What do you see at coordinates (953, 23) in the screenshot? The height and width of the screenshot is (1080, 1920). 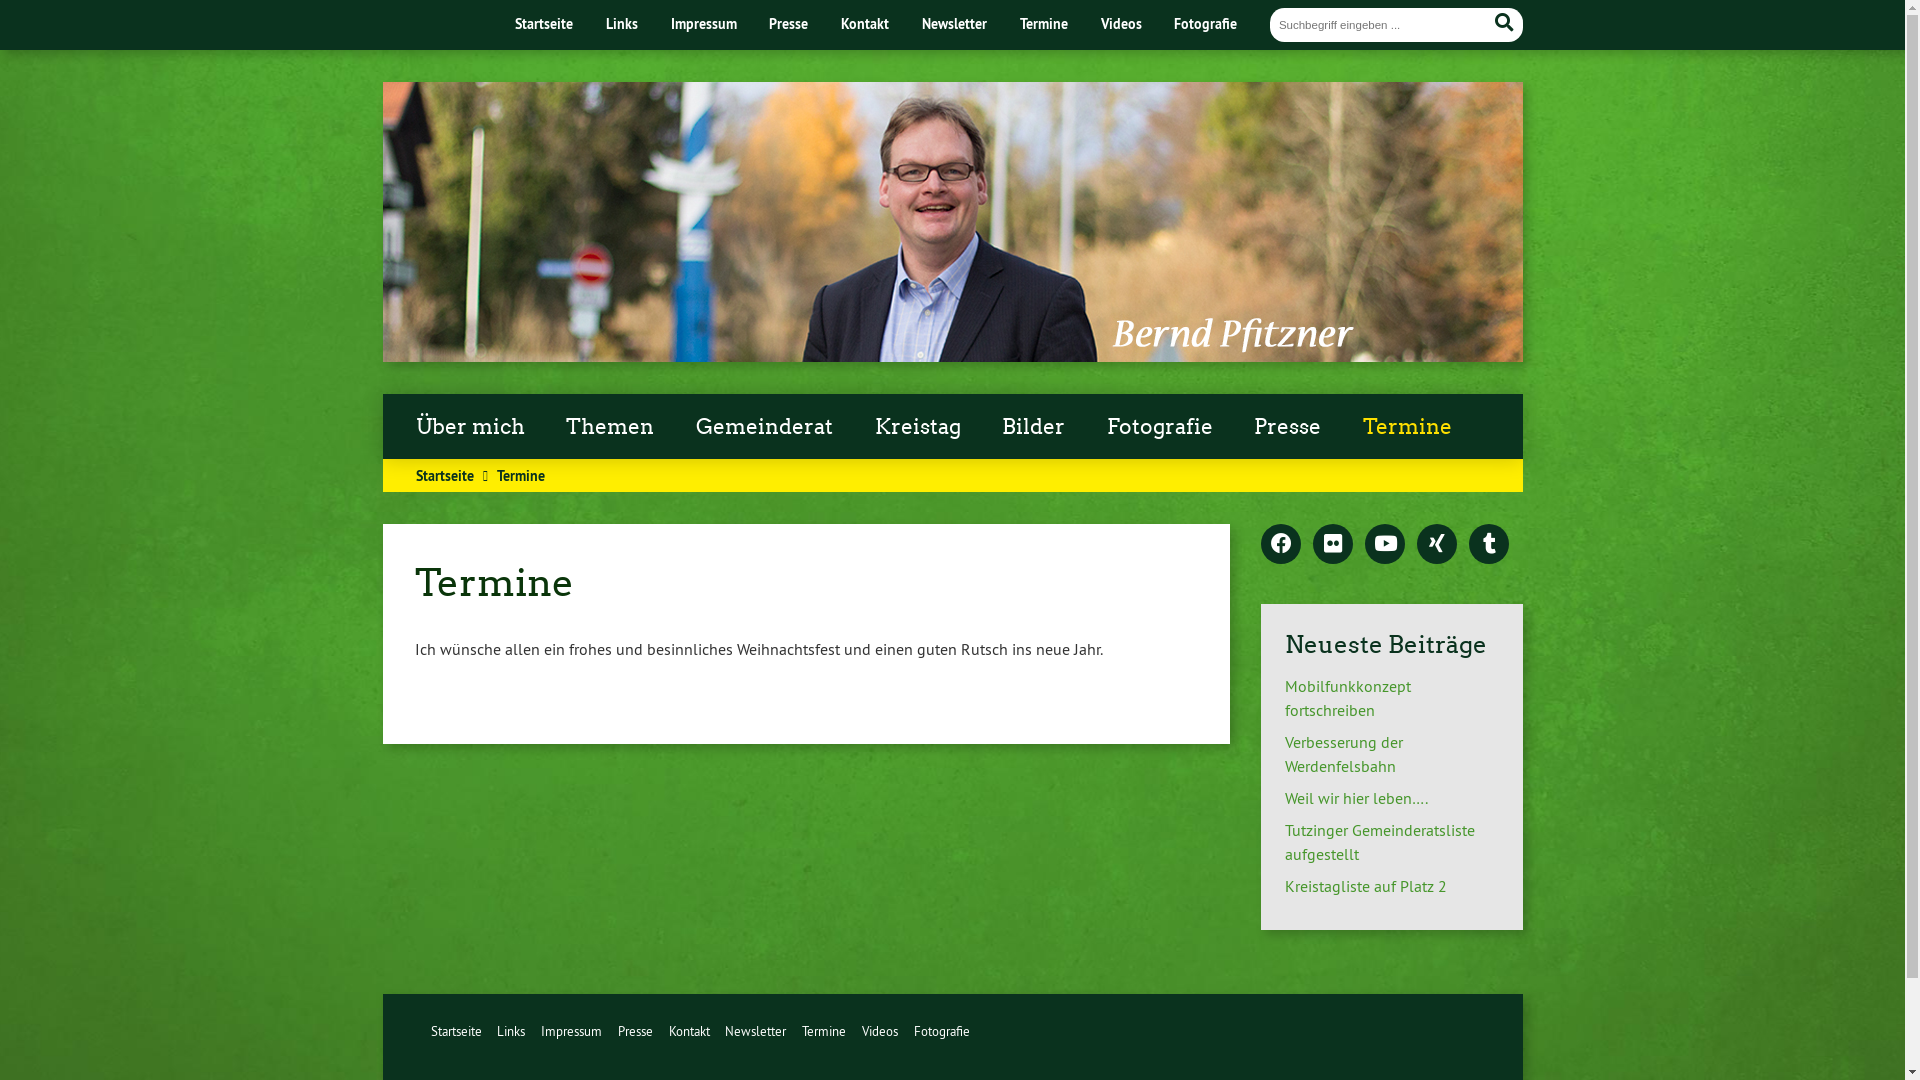 I see `'Newsletter'` at bounding box center [953, 23].